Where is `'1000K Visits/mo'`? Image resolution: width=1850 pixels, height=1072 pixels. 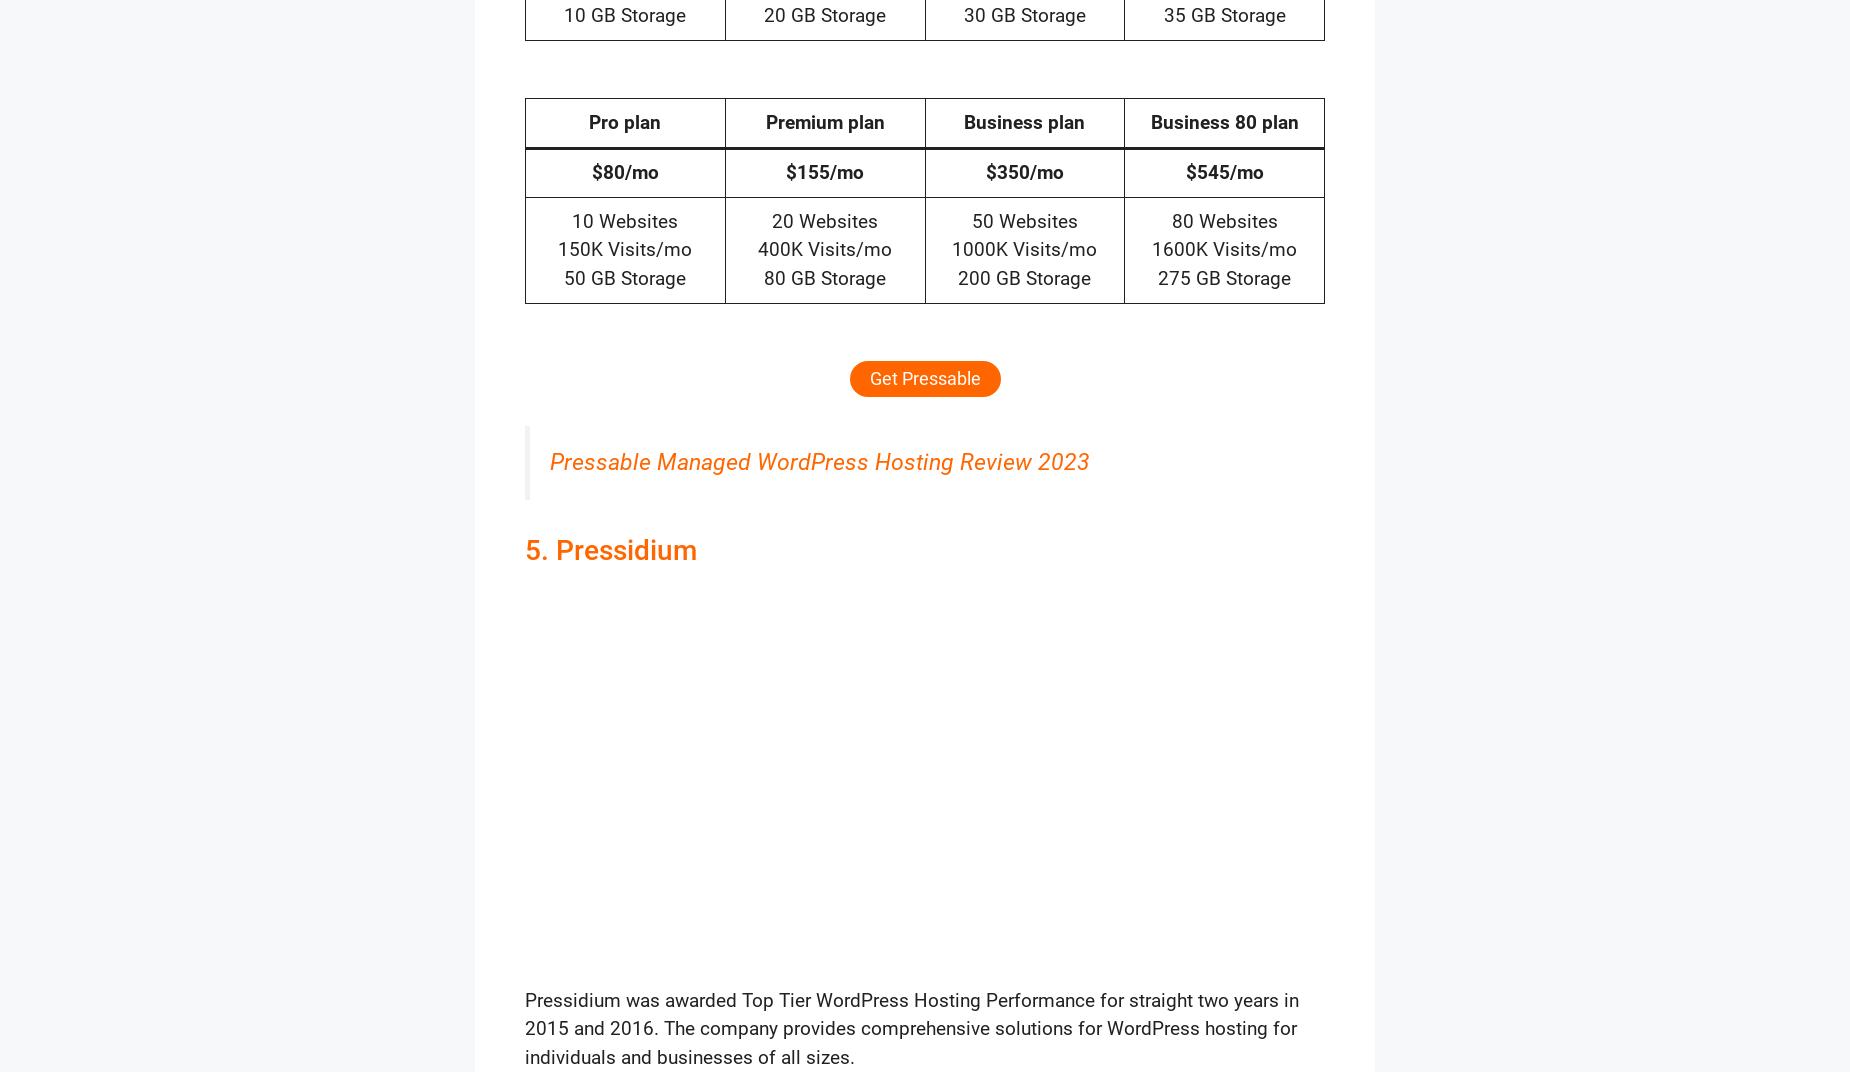 '1000K Visits/mo' is located at coordinates (1023, 249).